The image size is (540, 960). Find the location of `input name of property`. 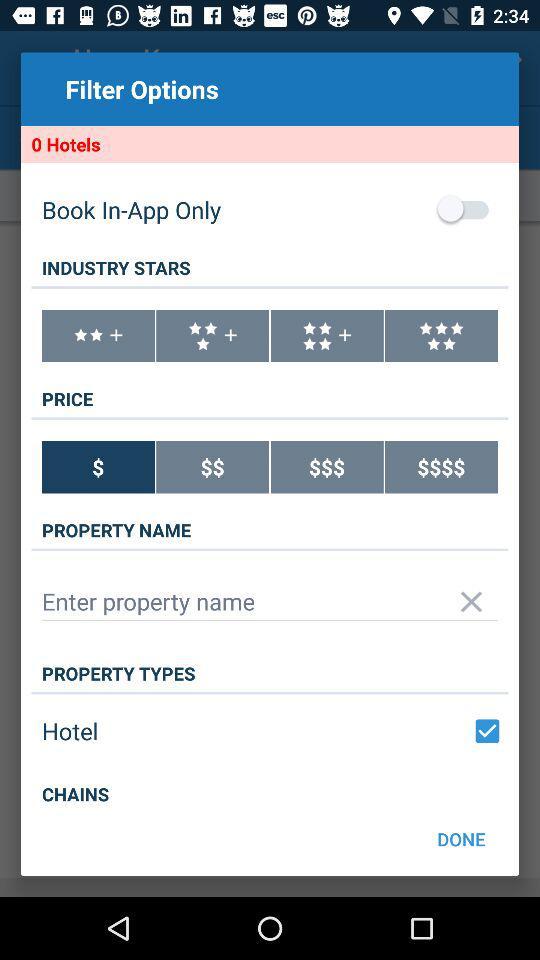

input name of property is located at coordinates (270, 600).